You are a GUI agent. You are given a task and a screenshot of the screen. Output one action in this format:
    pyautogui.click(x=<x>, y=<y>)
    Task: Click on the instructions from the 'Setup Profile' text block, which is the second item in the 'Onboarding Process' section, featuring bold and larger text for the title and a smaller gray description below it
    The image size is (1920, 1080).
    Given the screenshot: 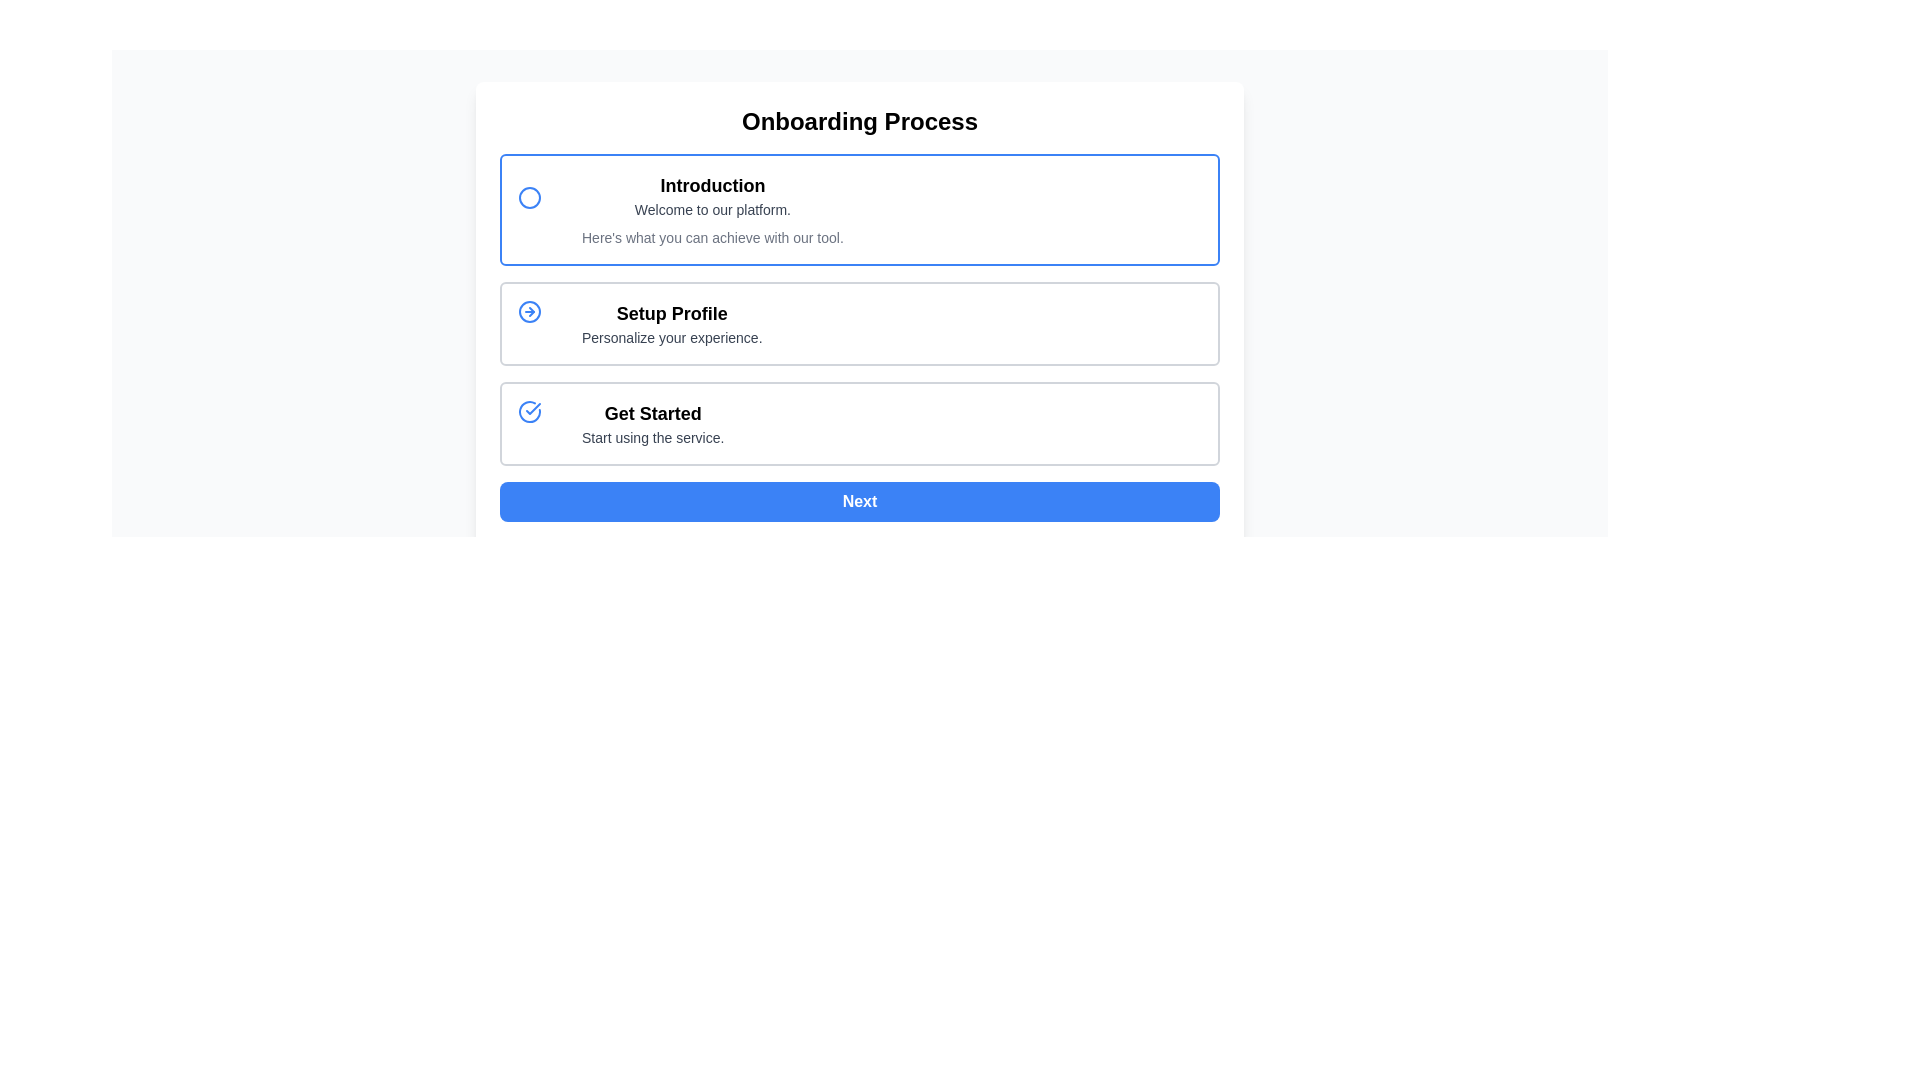 What is the action you would take?
    pyautogui.click(x=672, y=323)
    